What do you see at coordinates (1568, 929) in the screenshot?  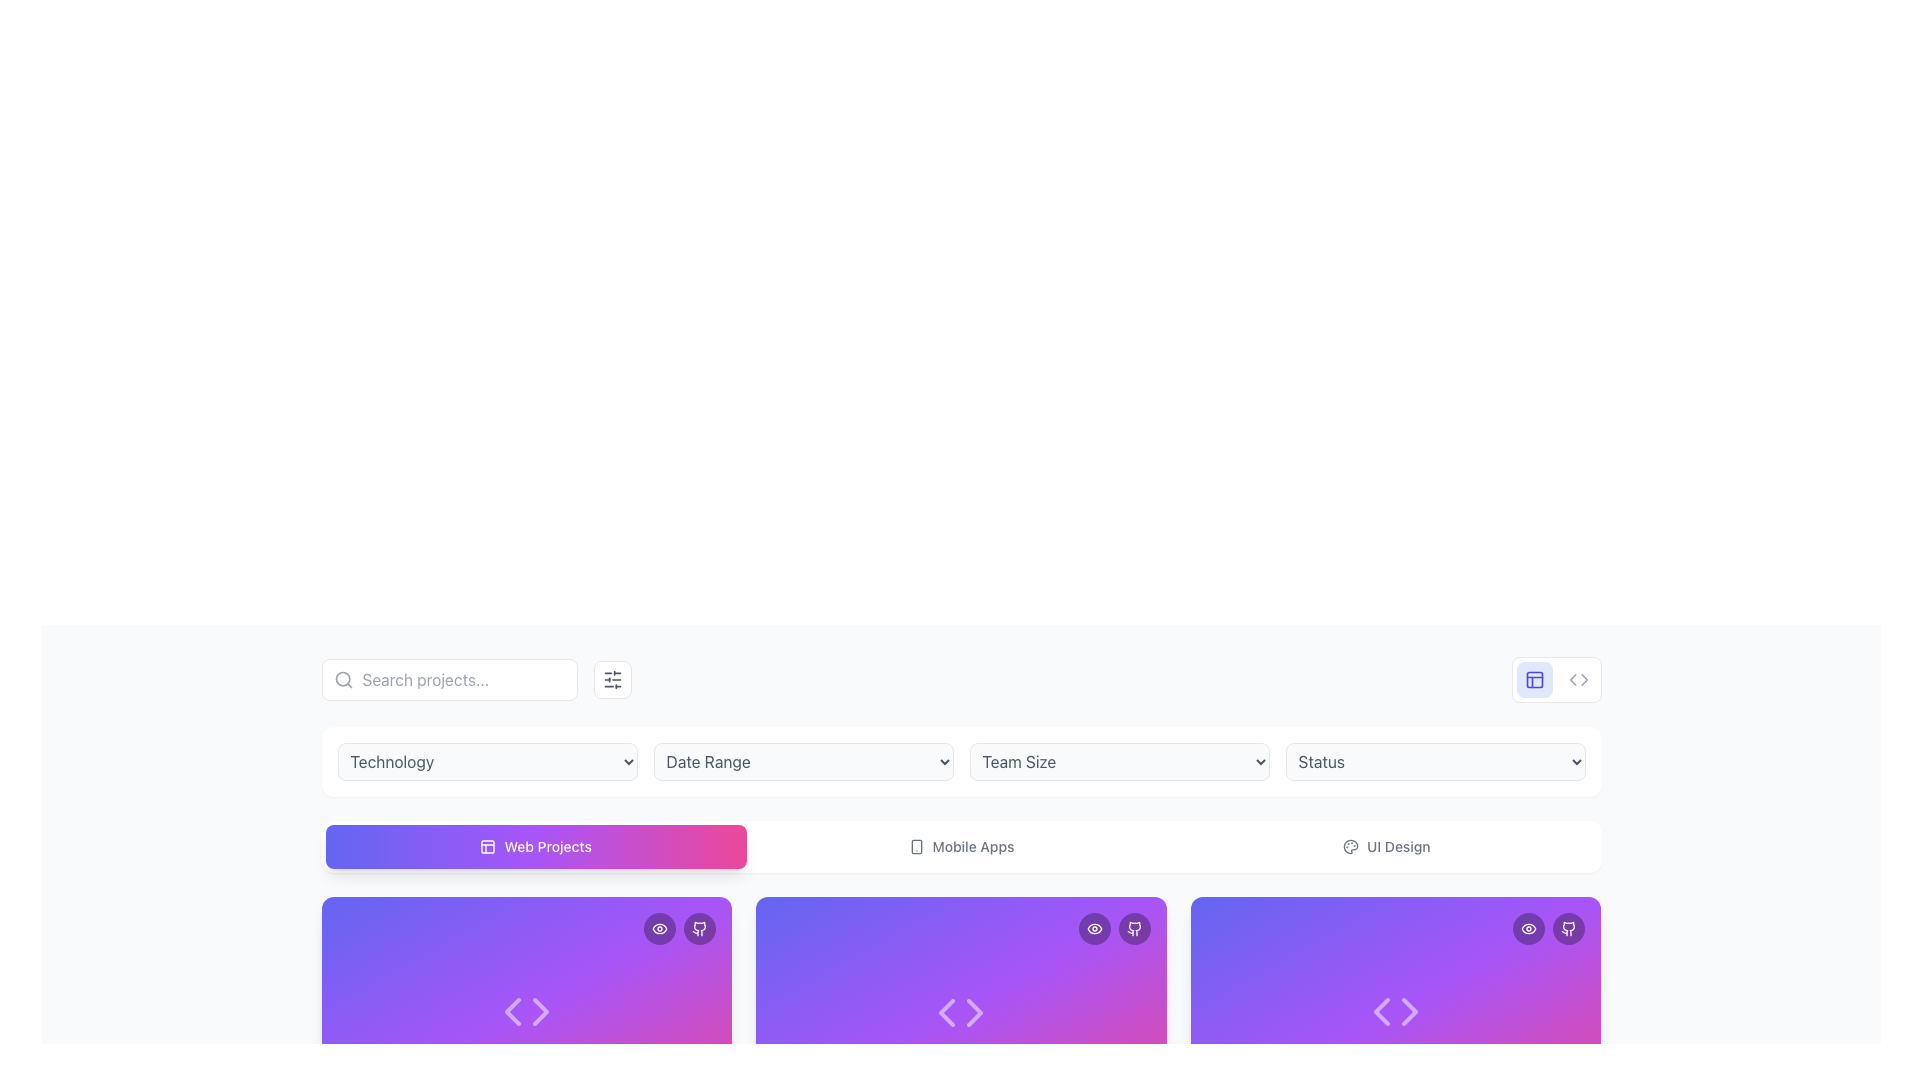 I see `the GitHub SVG icon located at the top-right corner of the interface, which is contained within a circular button with a partially transparent dark background` at bounding box center [1568, 929].